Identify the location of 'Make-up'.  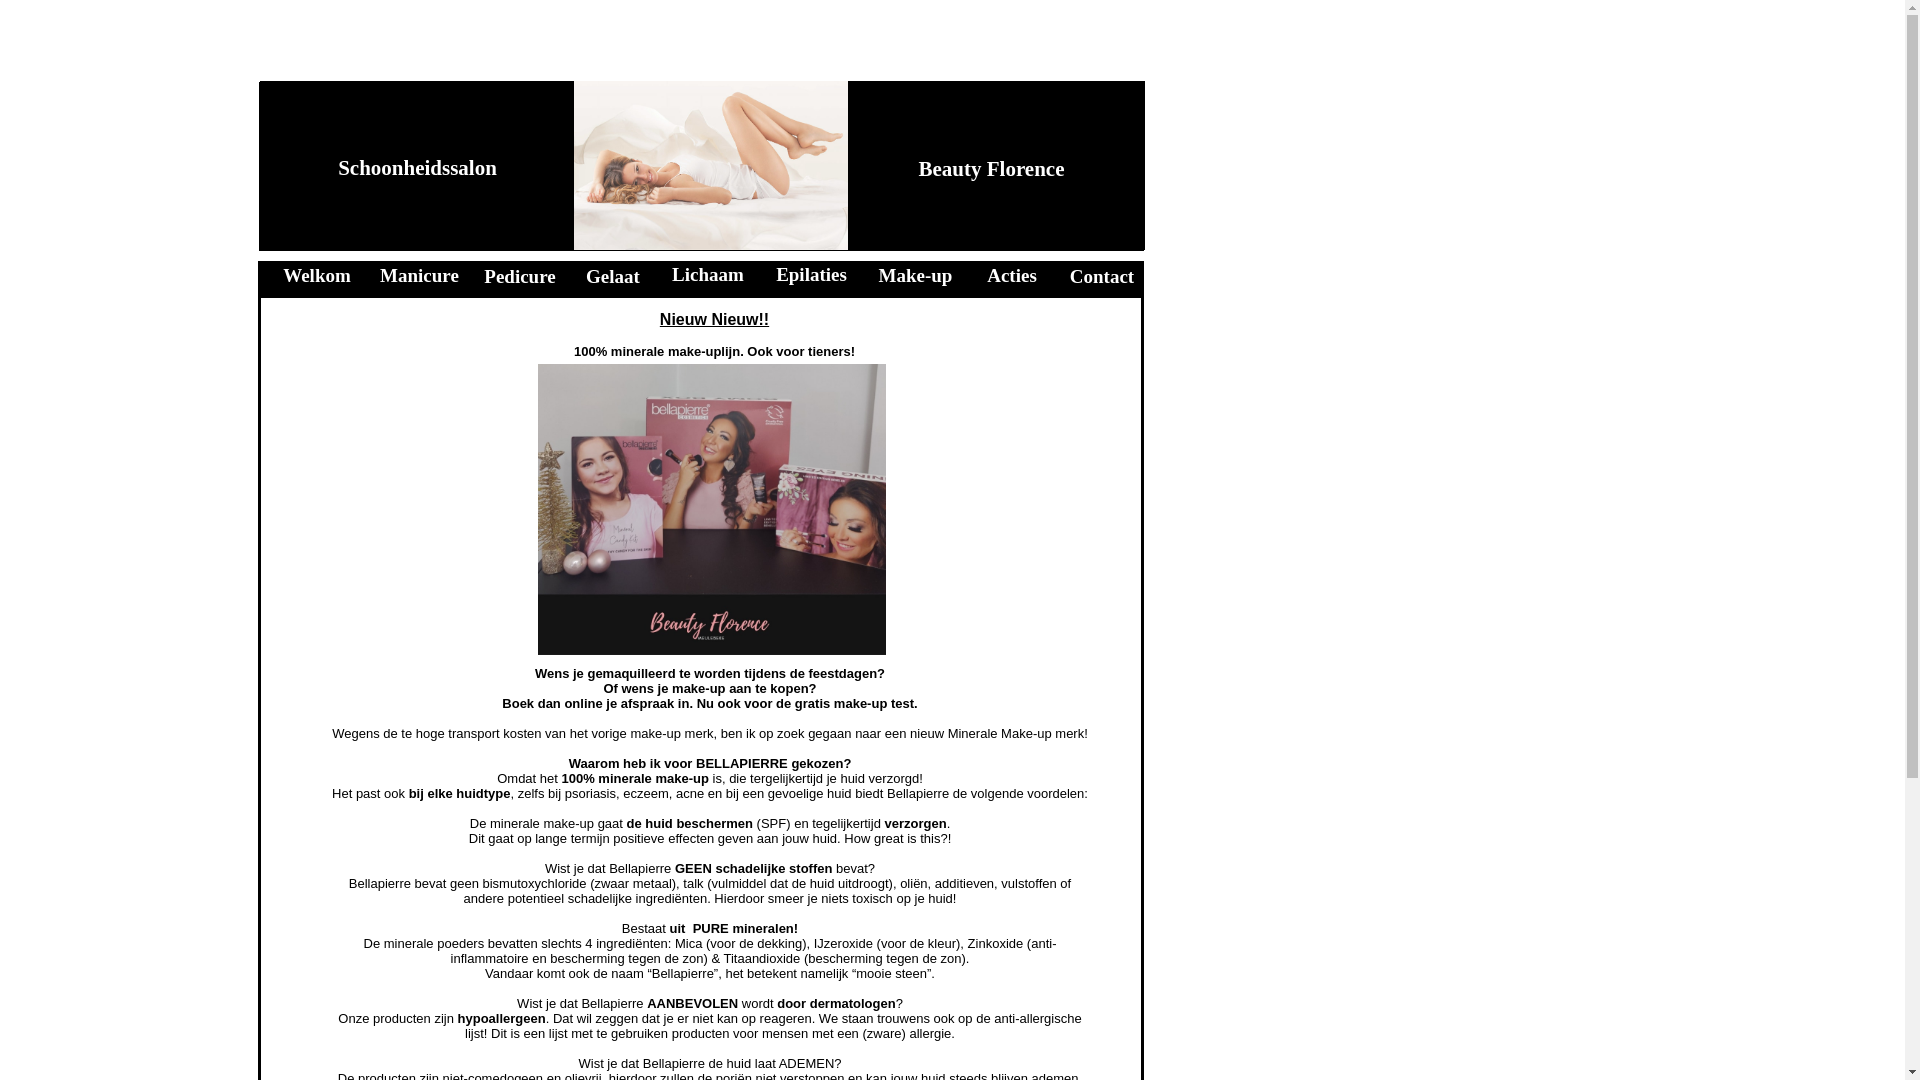
(915, 275).